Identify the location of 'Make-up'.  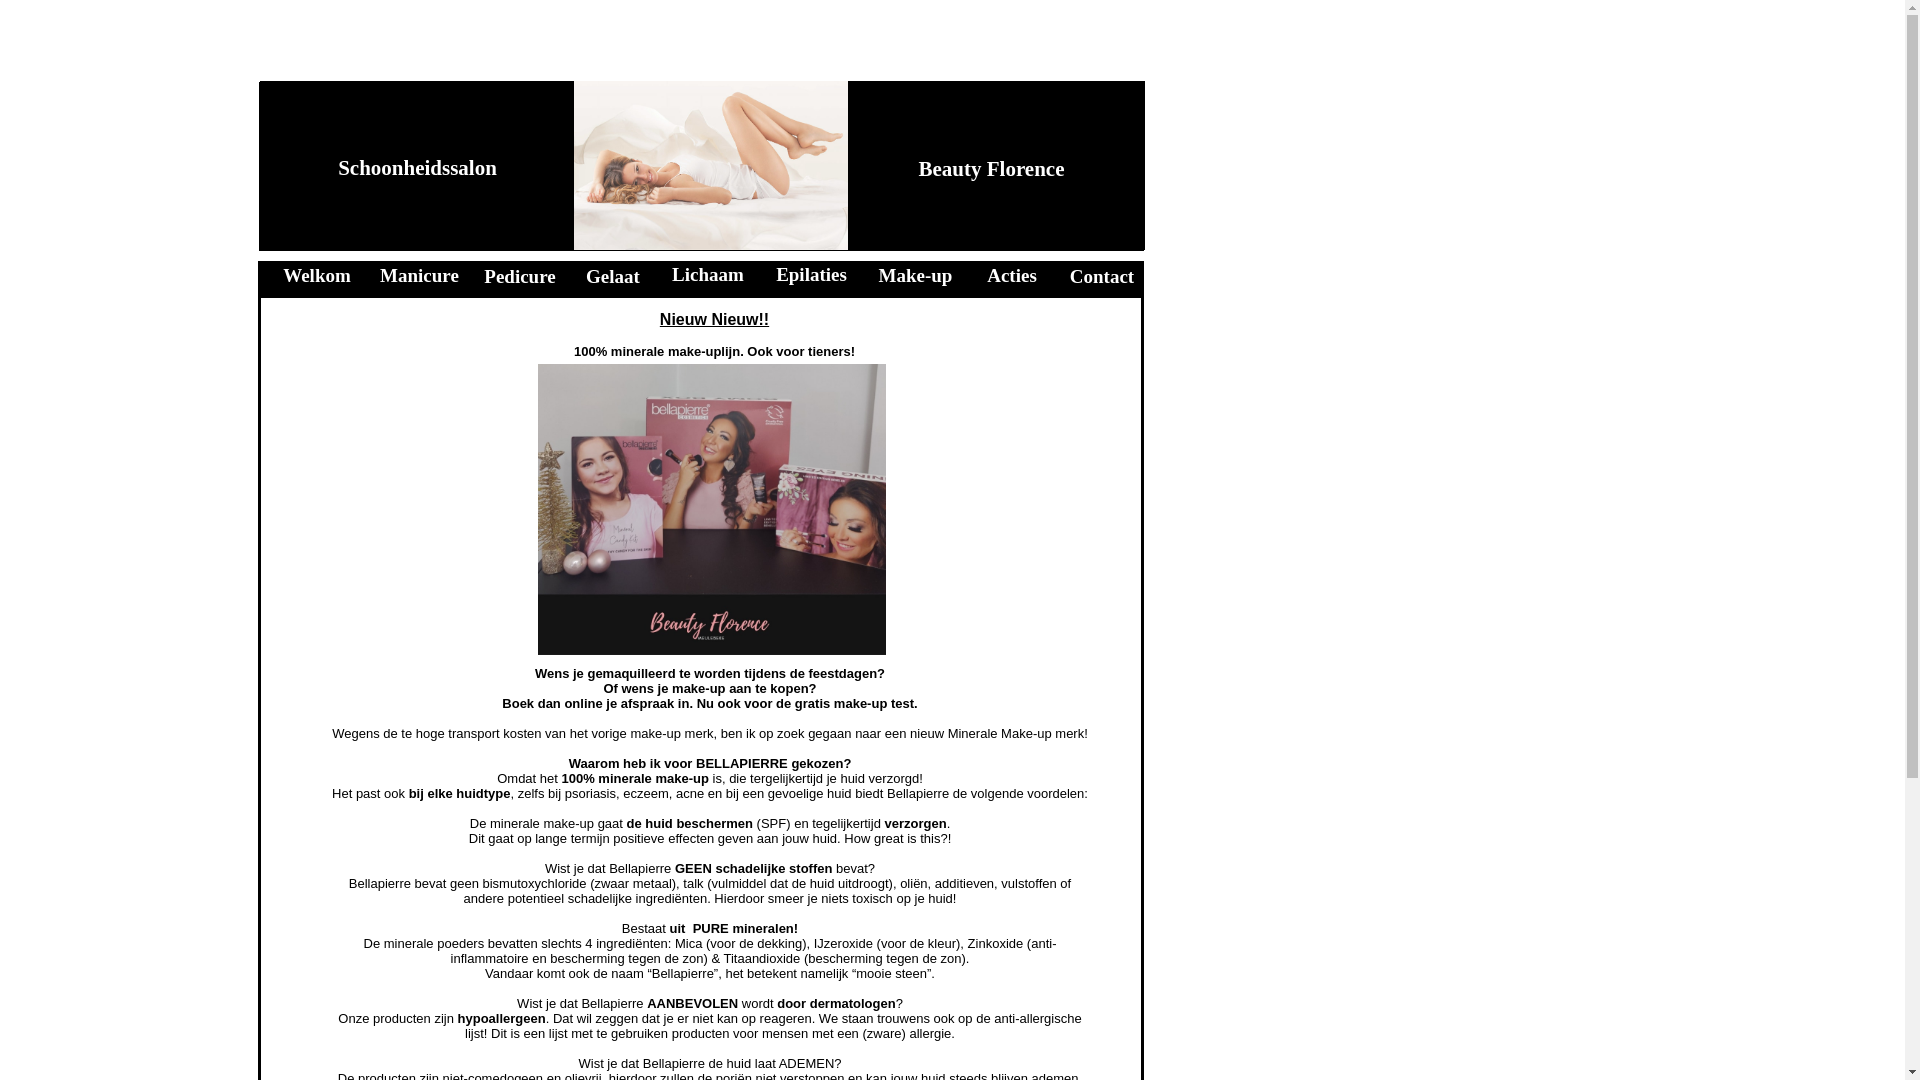
(915, 275).